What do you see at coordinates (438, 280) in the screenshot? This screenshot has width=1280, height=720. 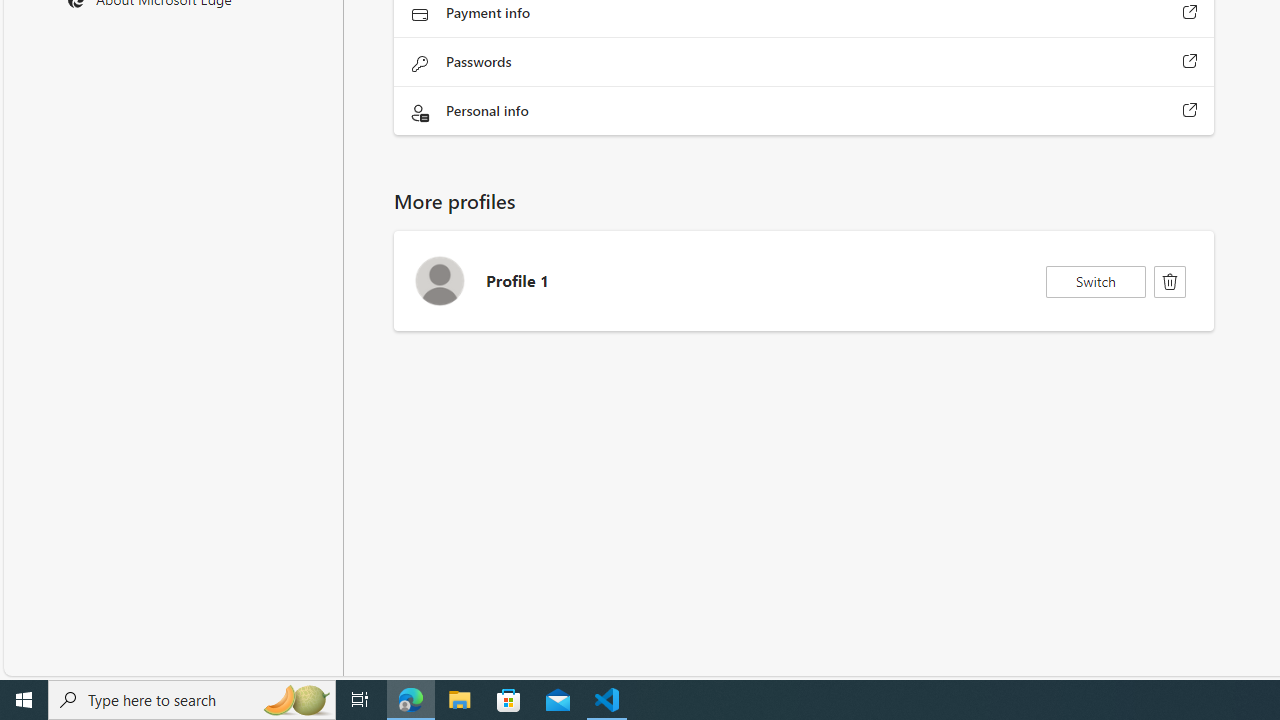 I see `'Profile 1 Avatar icon'` at bounding box center [438, 280].